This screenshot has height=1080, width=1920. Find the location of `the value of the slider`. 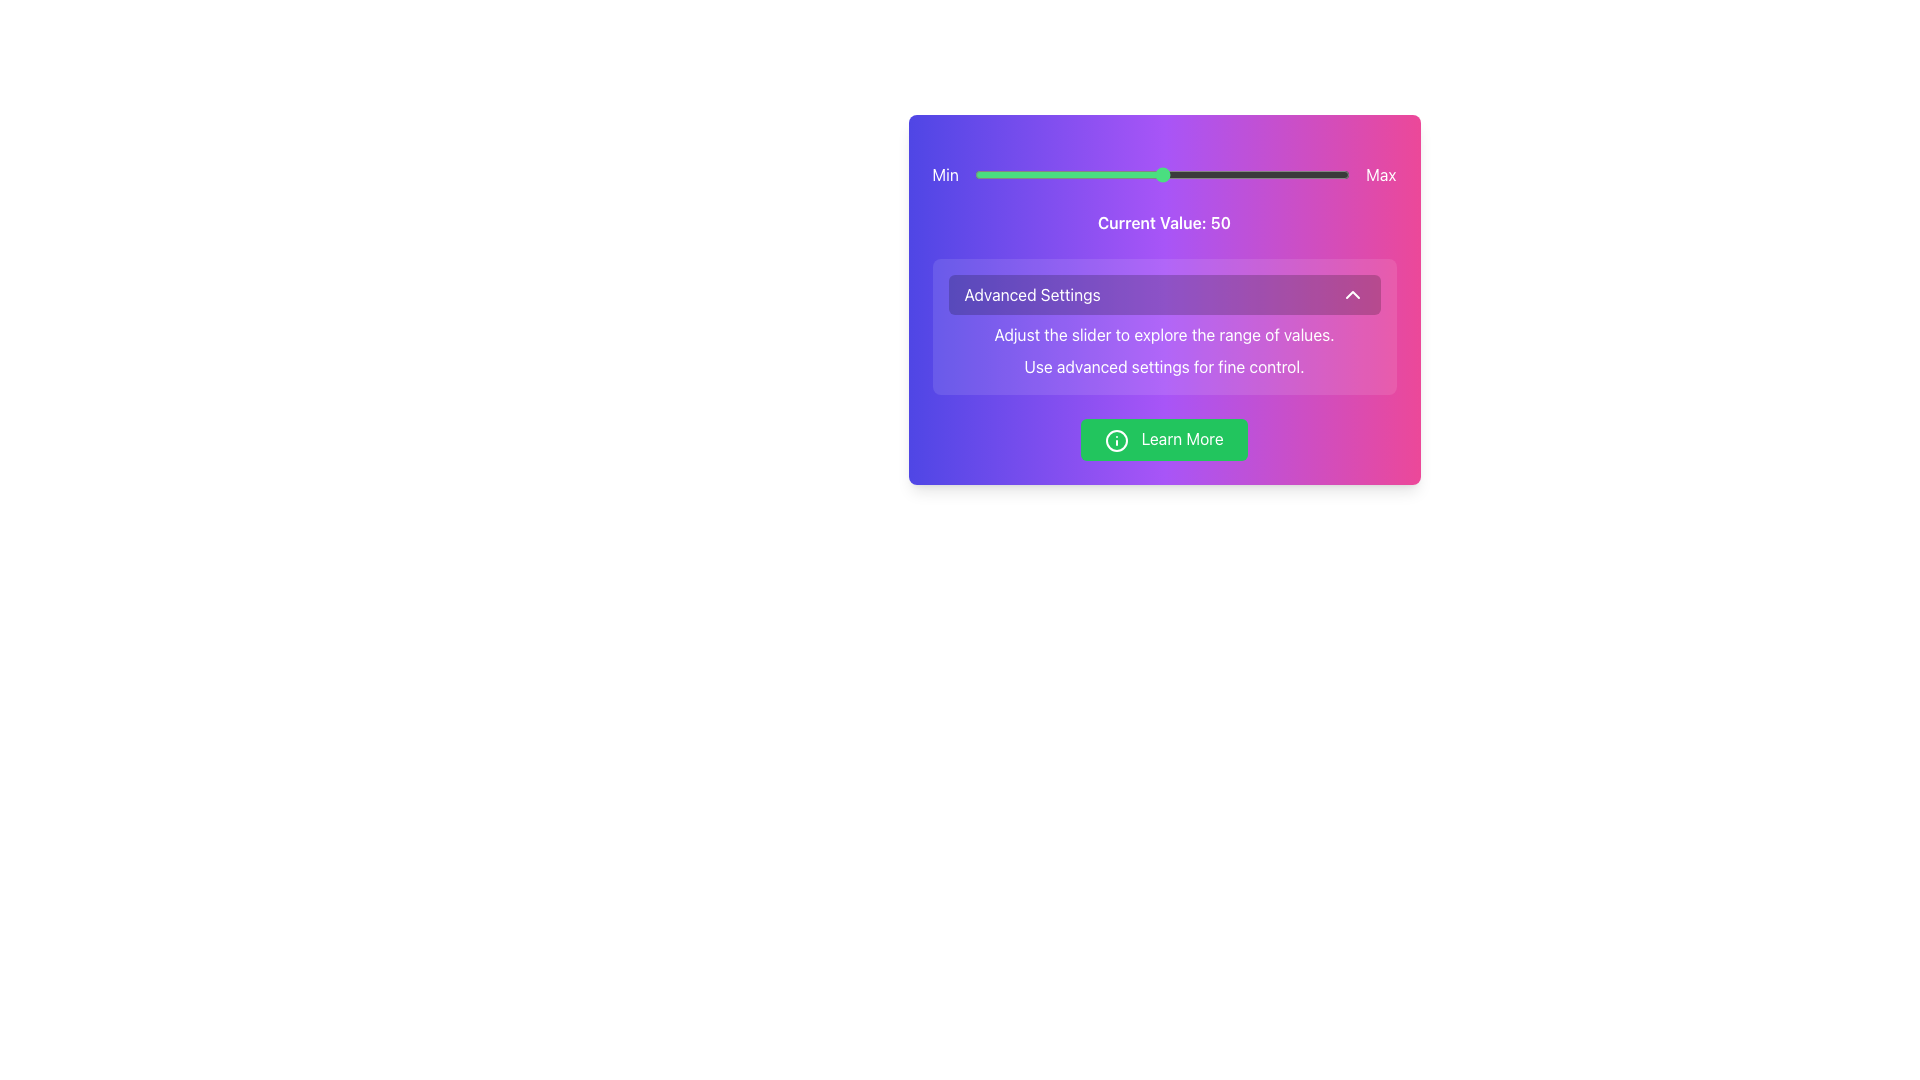

the value of the slider is located at coordinates (1312, 173).